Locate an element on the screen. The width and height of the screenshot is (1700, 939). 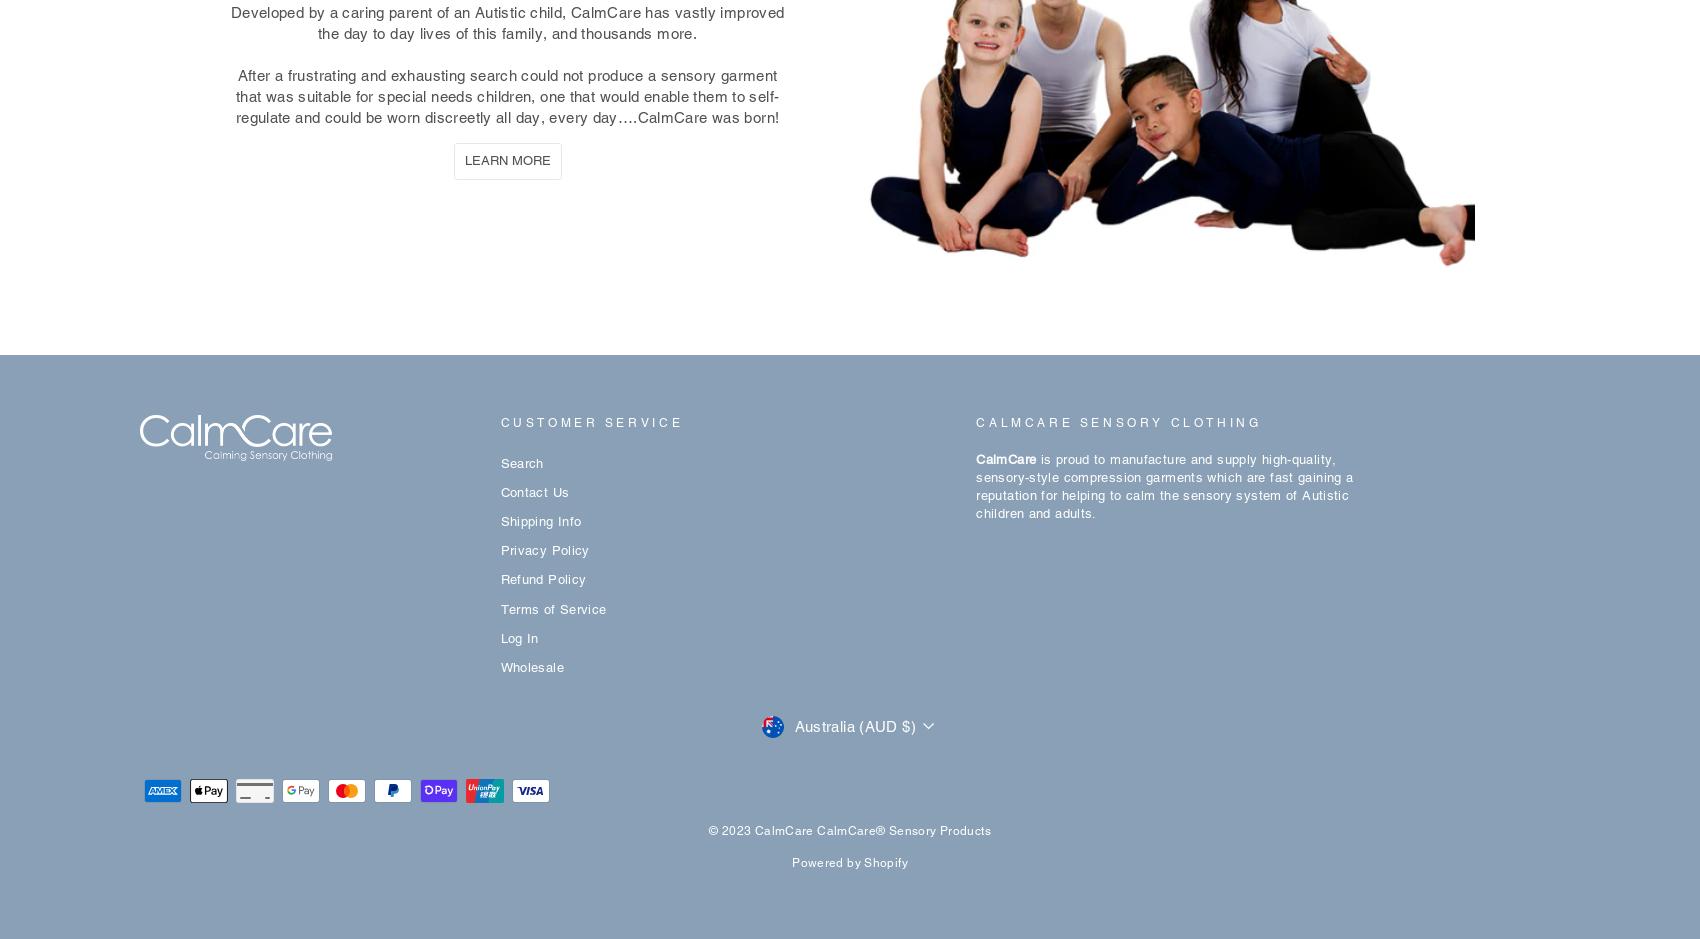
'© 2023 CalmCare
CalmCare® Sensory Products' is located at coordinates (848, 829).